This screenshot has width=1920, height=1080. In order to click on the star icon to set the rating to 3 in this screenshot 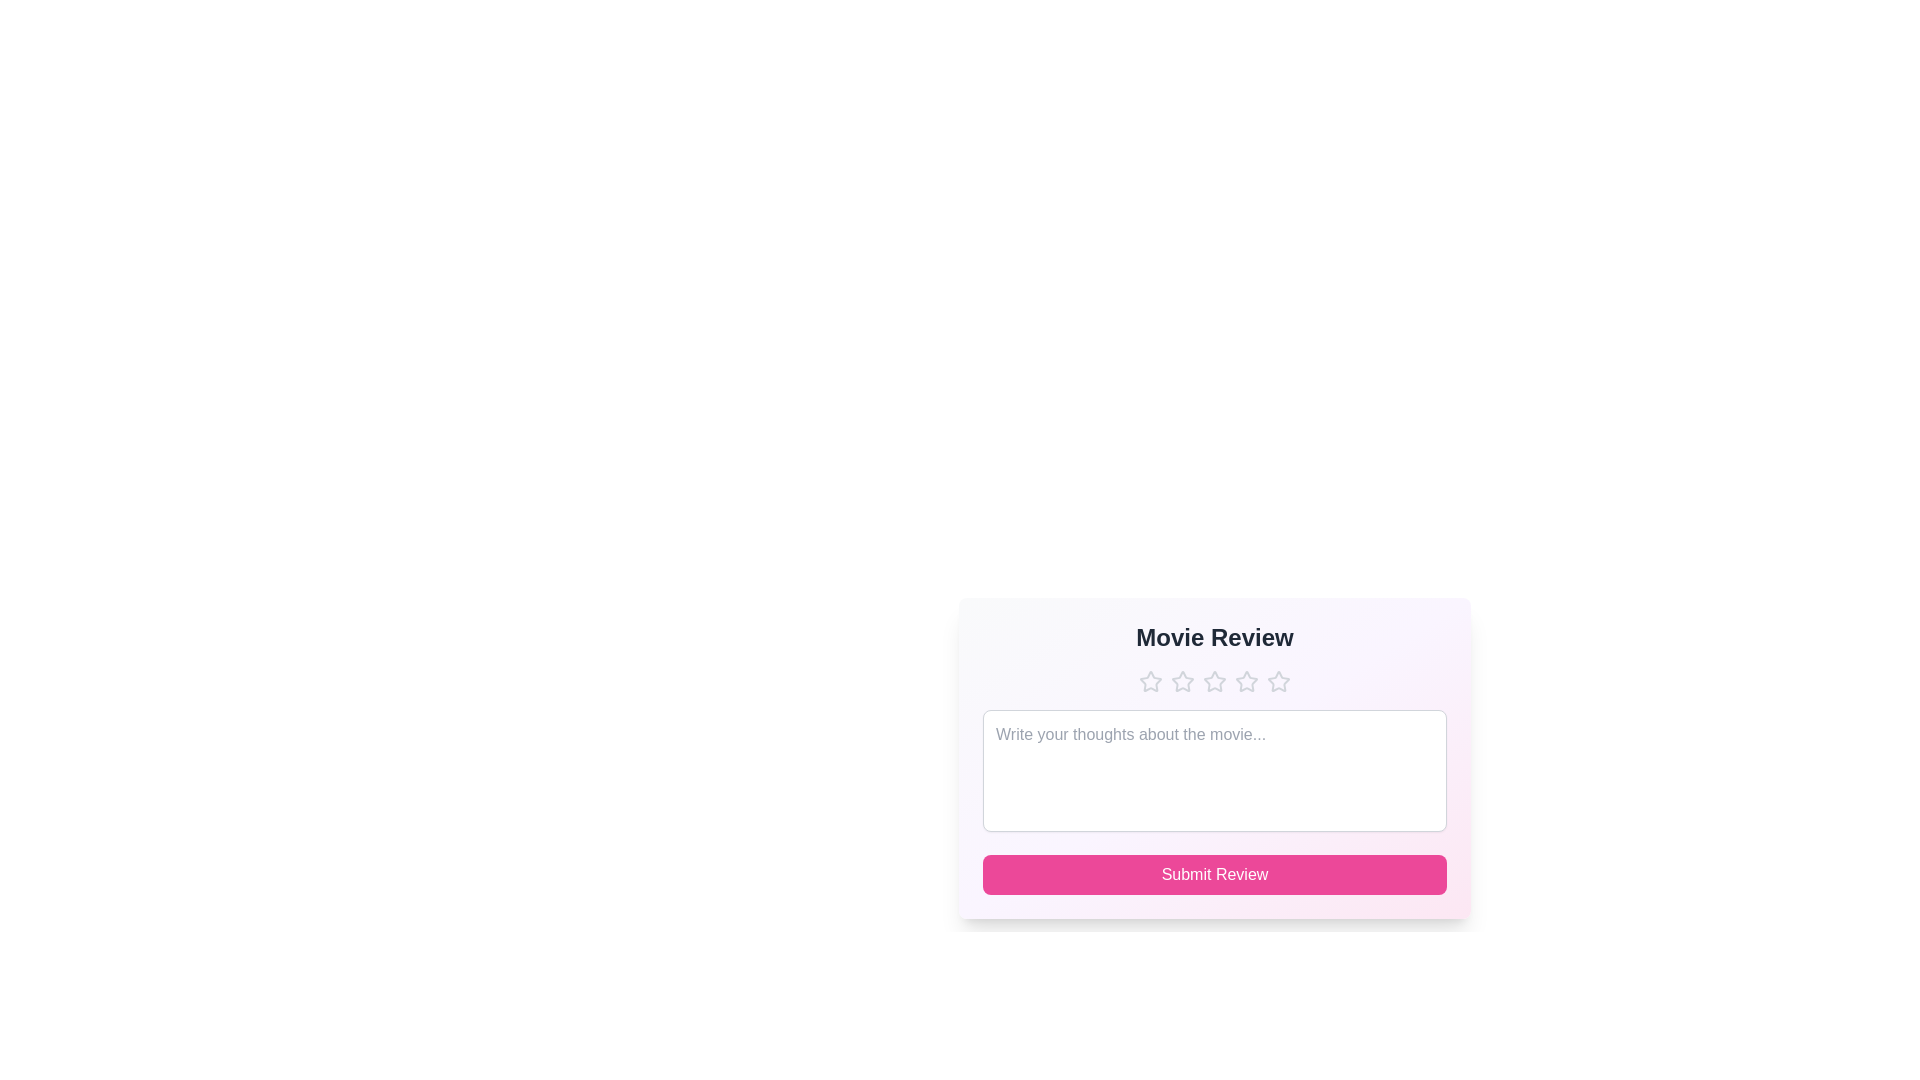, I will do `click(1213, 681)`.